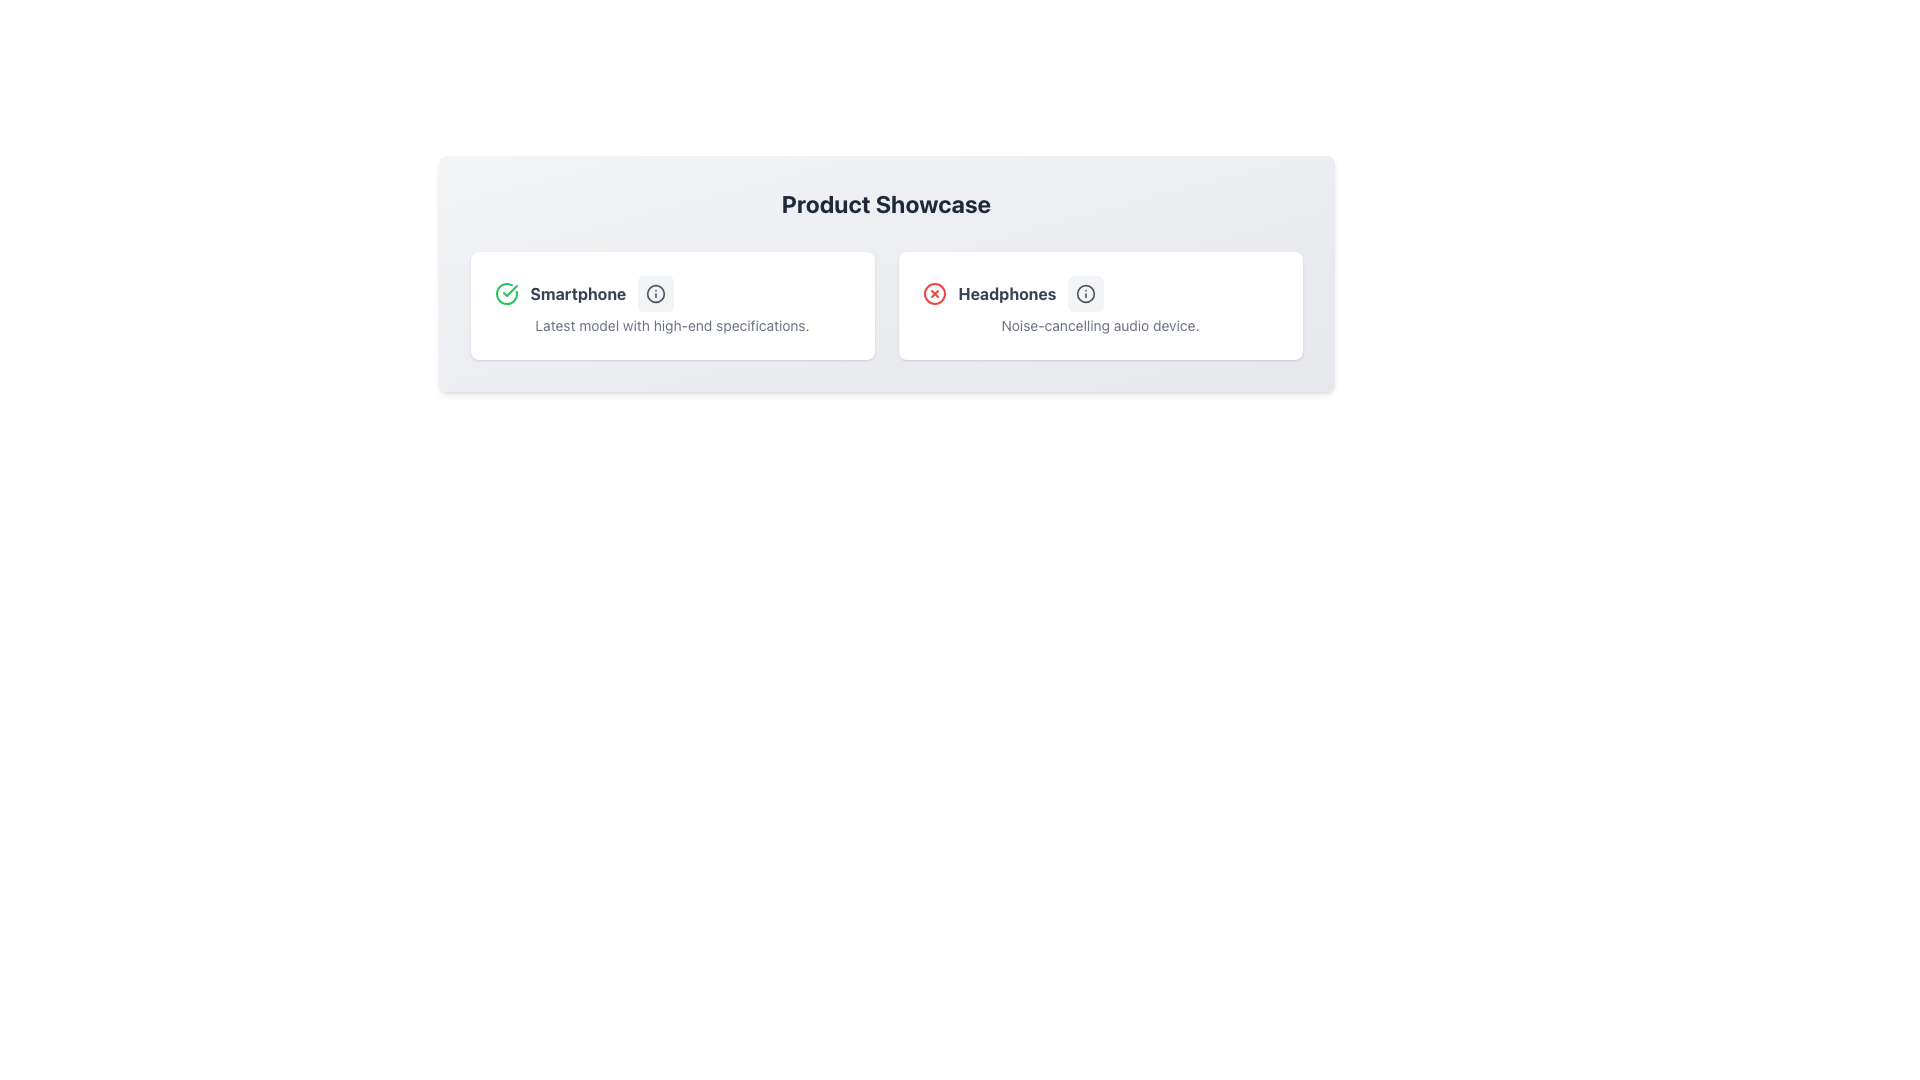 The image size is (1920, 1080). What do you see at coordinates (1085, 293) in the screenshot?
I see `the information button located to the far right of the 'Headphones' item in the 'Product Showcase' section` at bounding box center [1085, 293].